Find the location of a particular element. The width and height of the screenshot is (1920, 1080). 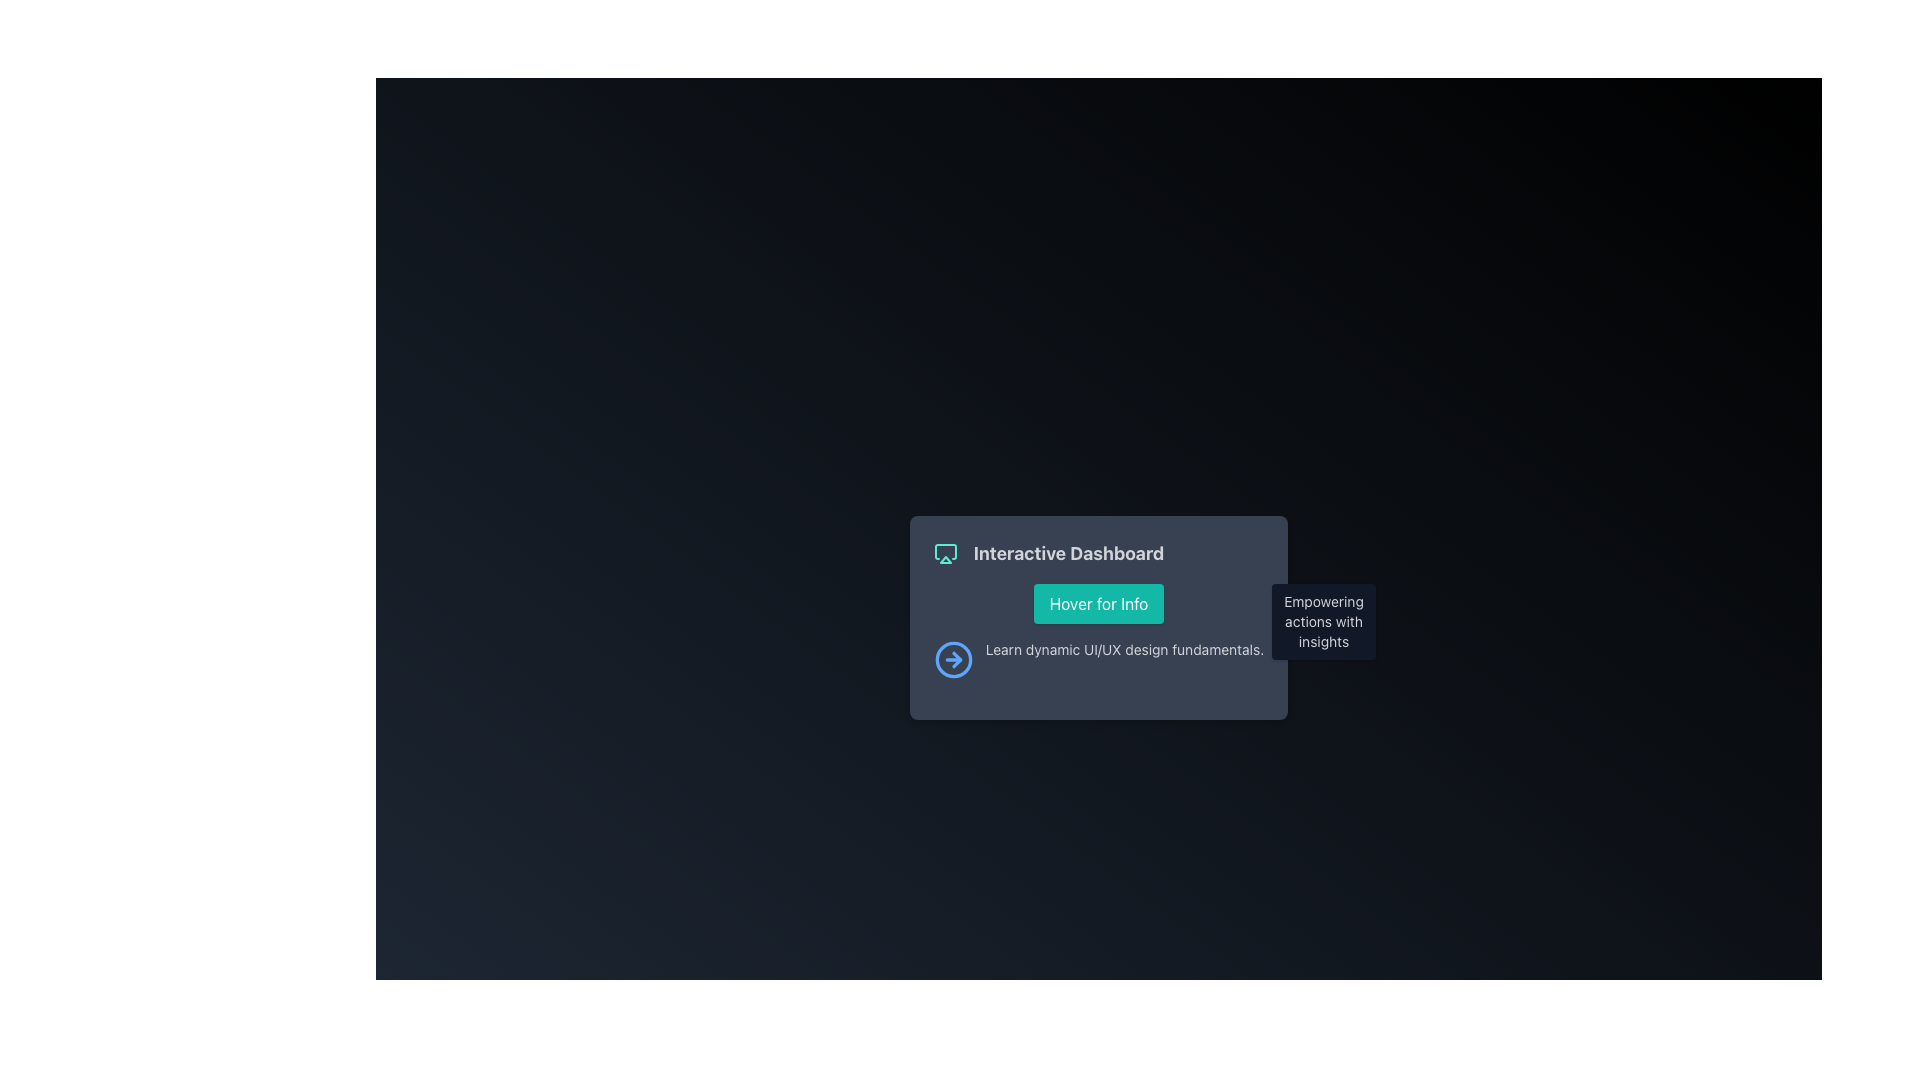

the navigational icon located on the lower left of the panel containing the text 'Learn dynamic UI/UX design fundamentals.' is located at coordinates (952, 659).